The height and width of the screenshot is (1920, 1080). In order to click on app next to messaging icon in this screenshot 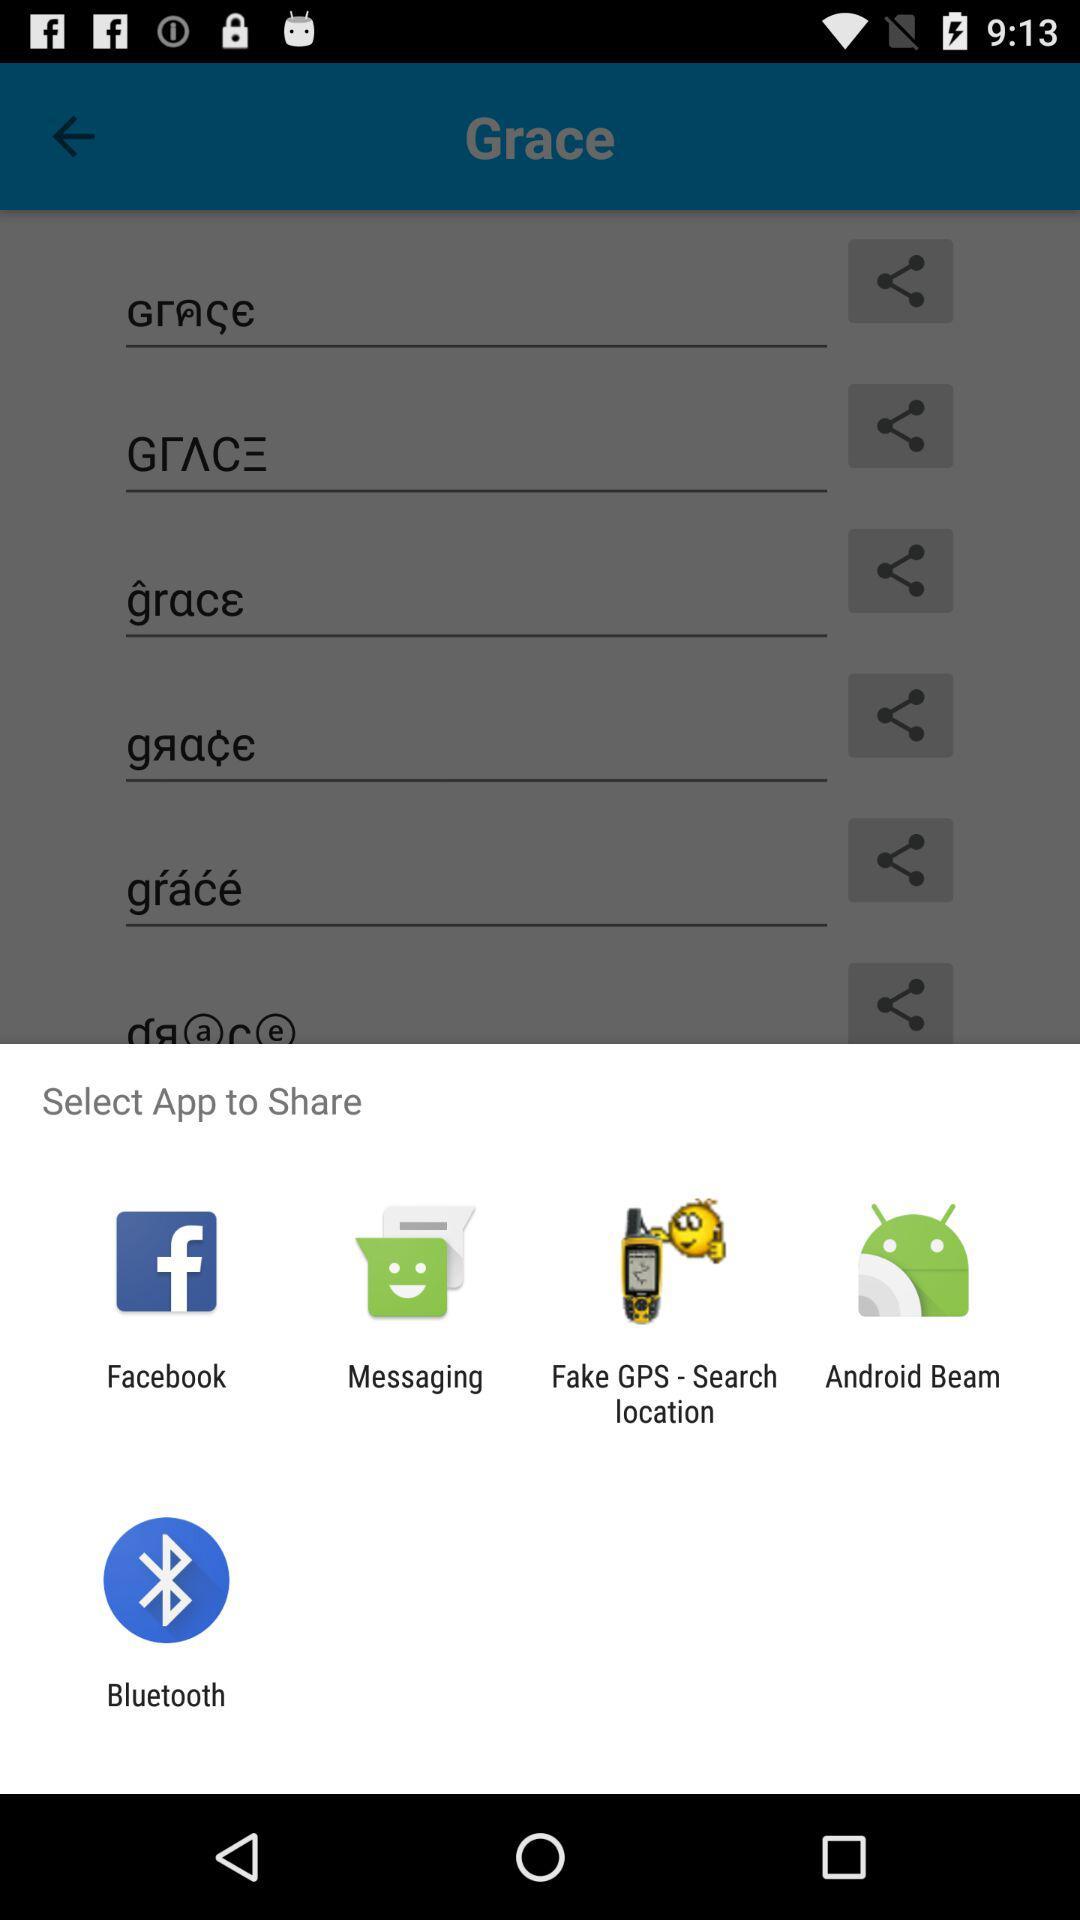, I will do `click(165, 1392)`.